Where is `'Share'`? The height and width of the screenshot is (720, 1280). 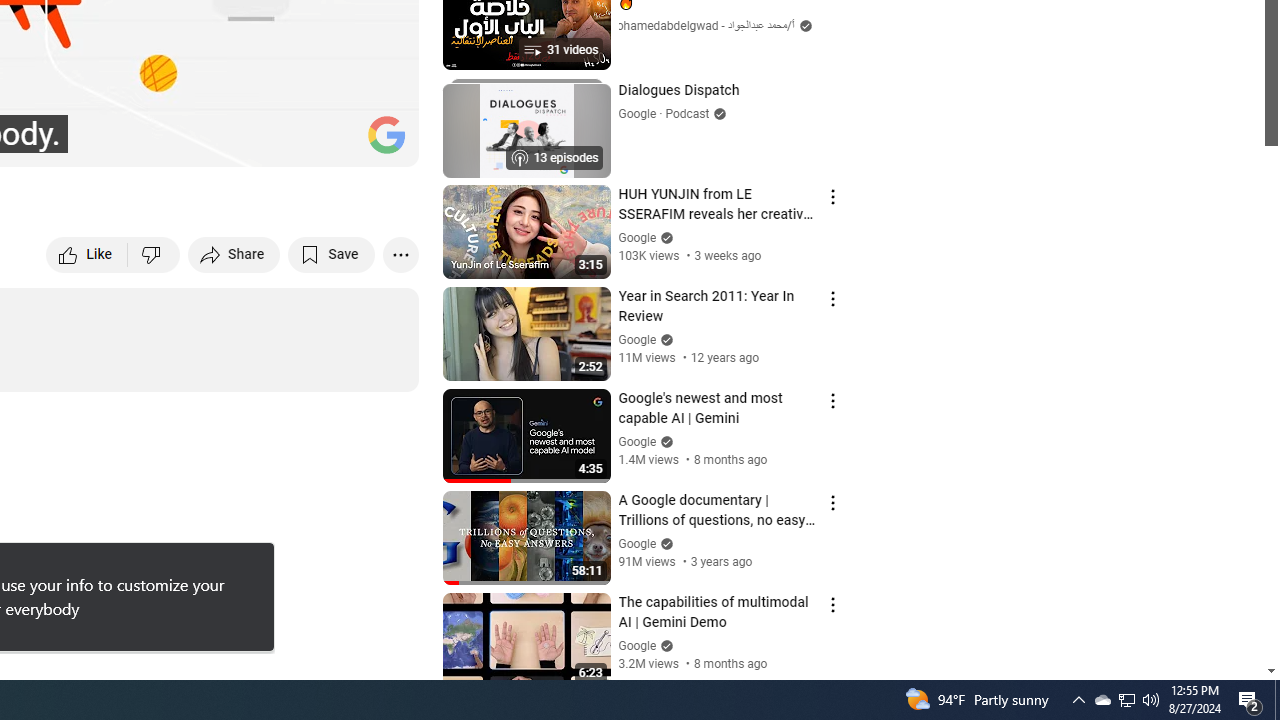
'Share' is located at coordinates (234, 253).